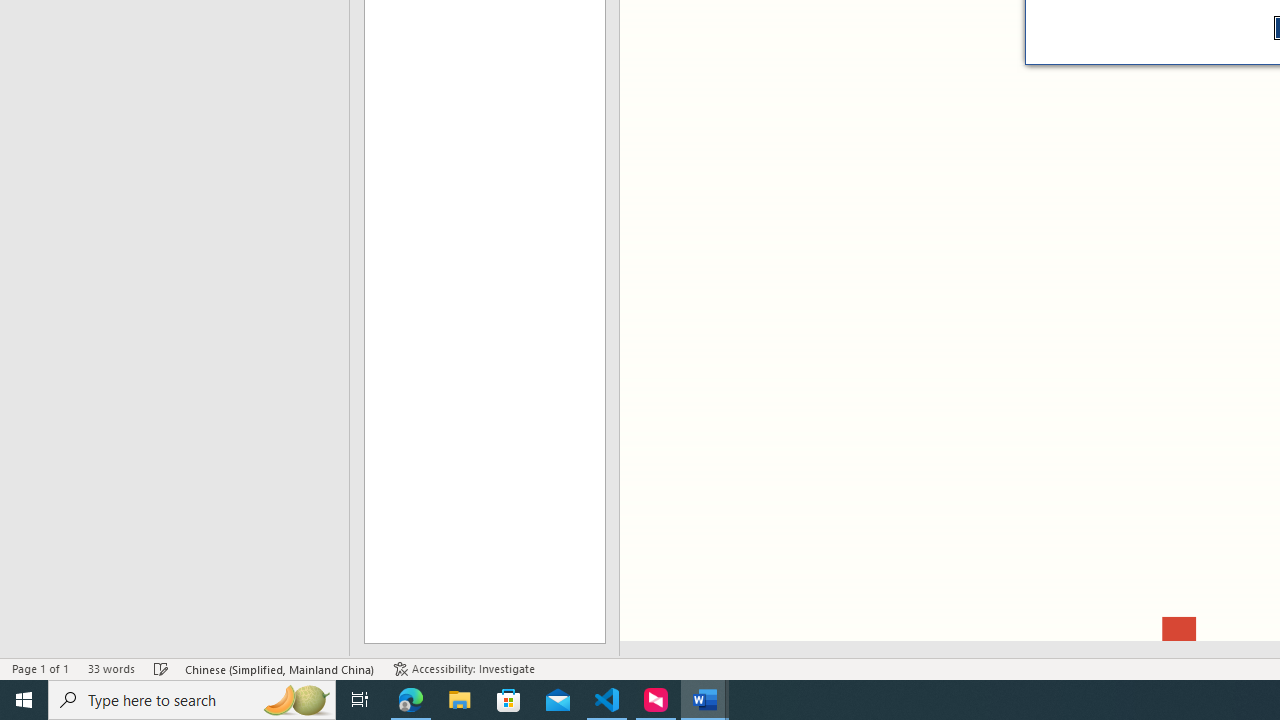  I want to click on 'Microsoft Store', so click(509, 698).